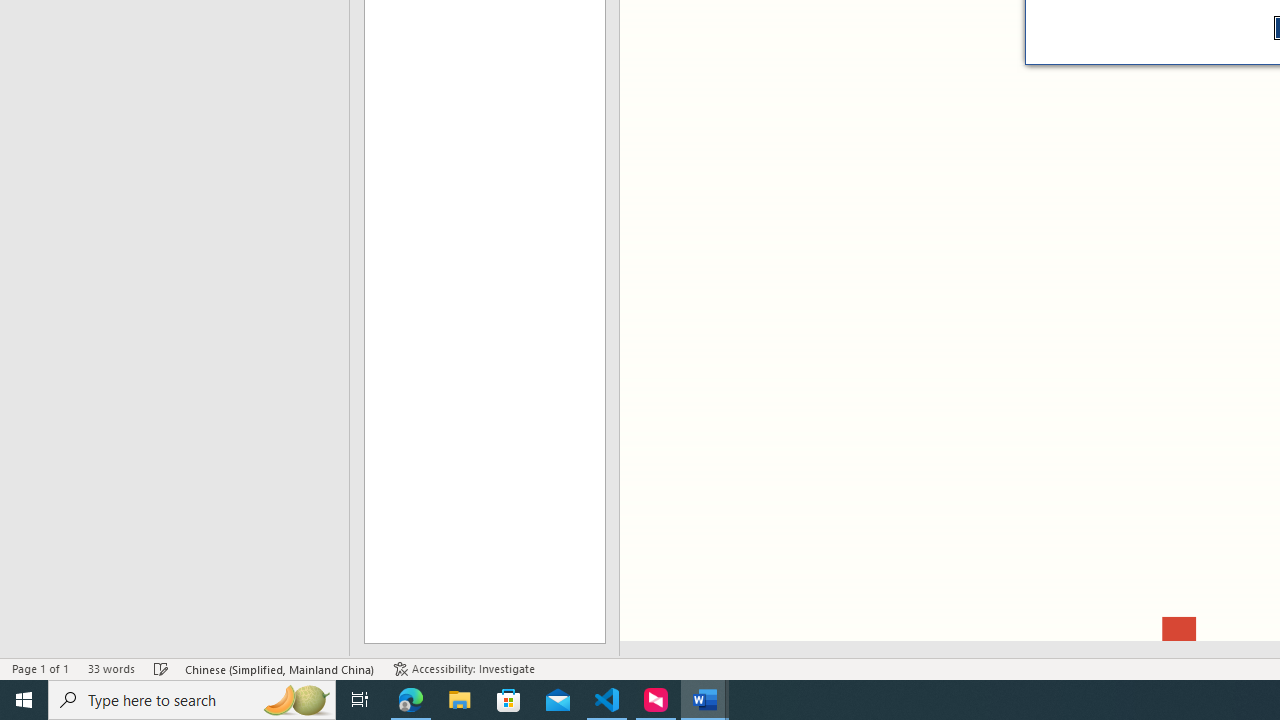  I want to click on 'Microsoft Store', so click(509, 698).